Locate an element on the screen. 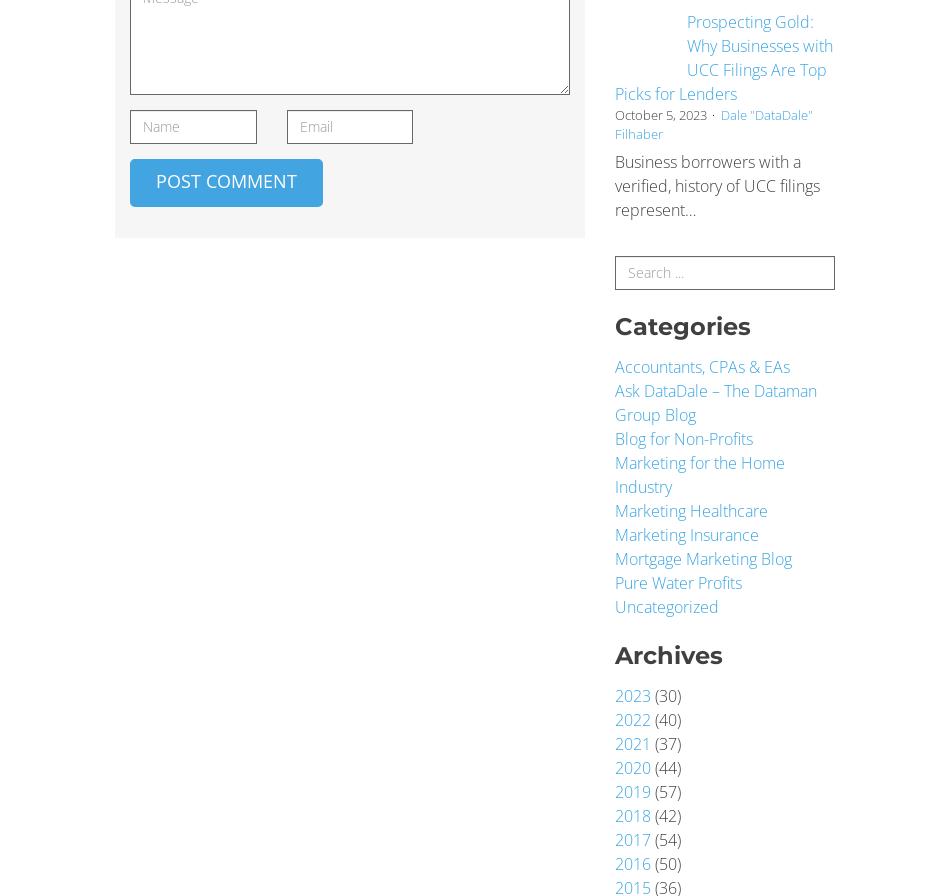 This screenshot has height=896, width=950. '(57)' is located at coordinates (666, 791).